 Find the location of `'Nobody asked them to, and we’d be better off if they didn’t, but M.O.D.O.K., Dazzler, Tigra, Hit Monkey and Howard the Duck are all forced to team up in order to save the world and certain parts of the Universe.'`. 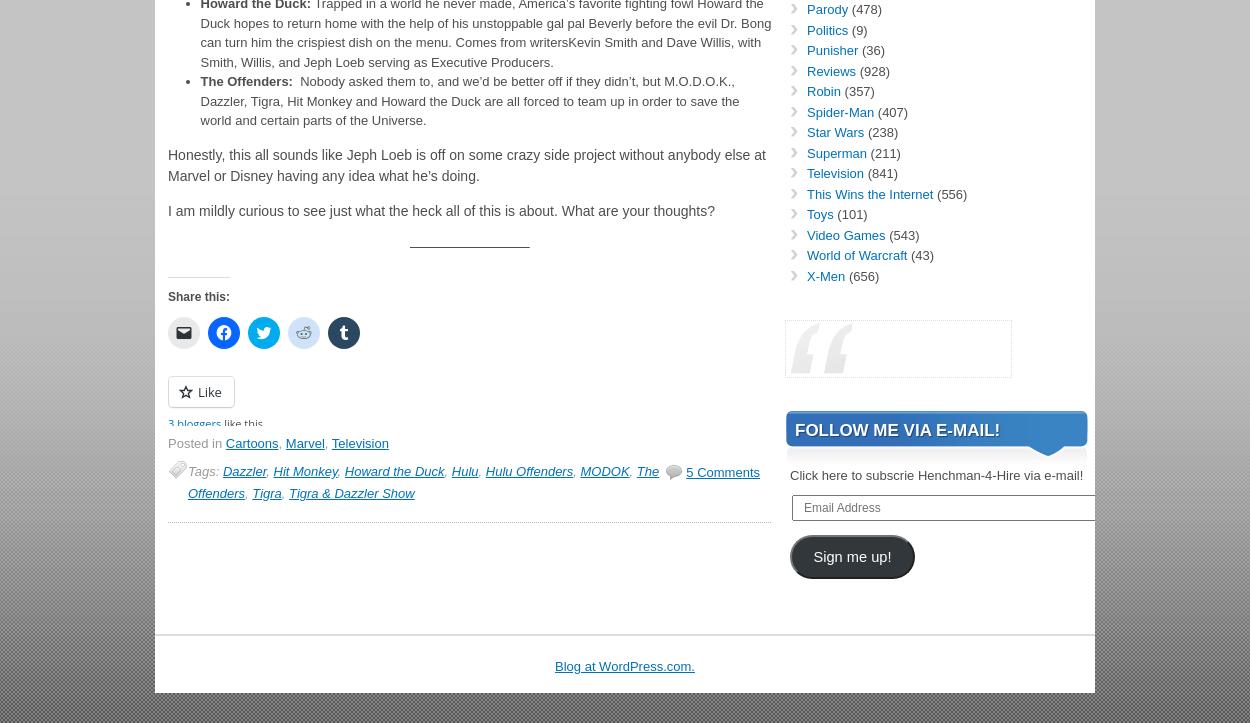

'Nobody asked them to, and we’d be better off if they didn’t, but M.O.D.O.K., Dazzler, Tigra, Hit Monkey and Howard the Duck are all forced to team up in order to save the world and certain parts of the Universe.' is located at coordinates (199, 100).